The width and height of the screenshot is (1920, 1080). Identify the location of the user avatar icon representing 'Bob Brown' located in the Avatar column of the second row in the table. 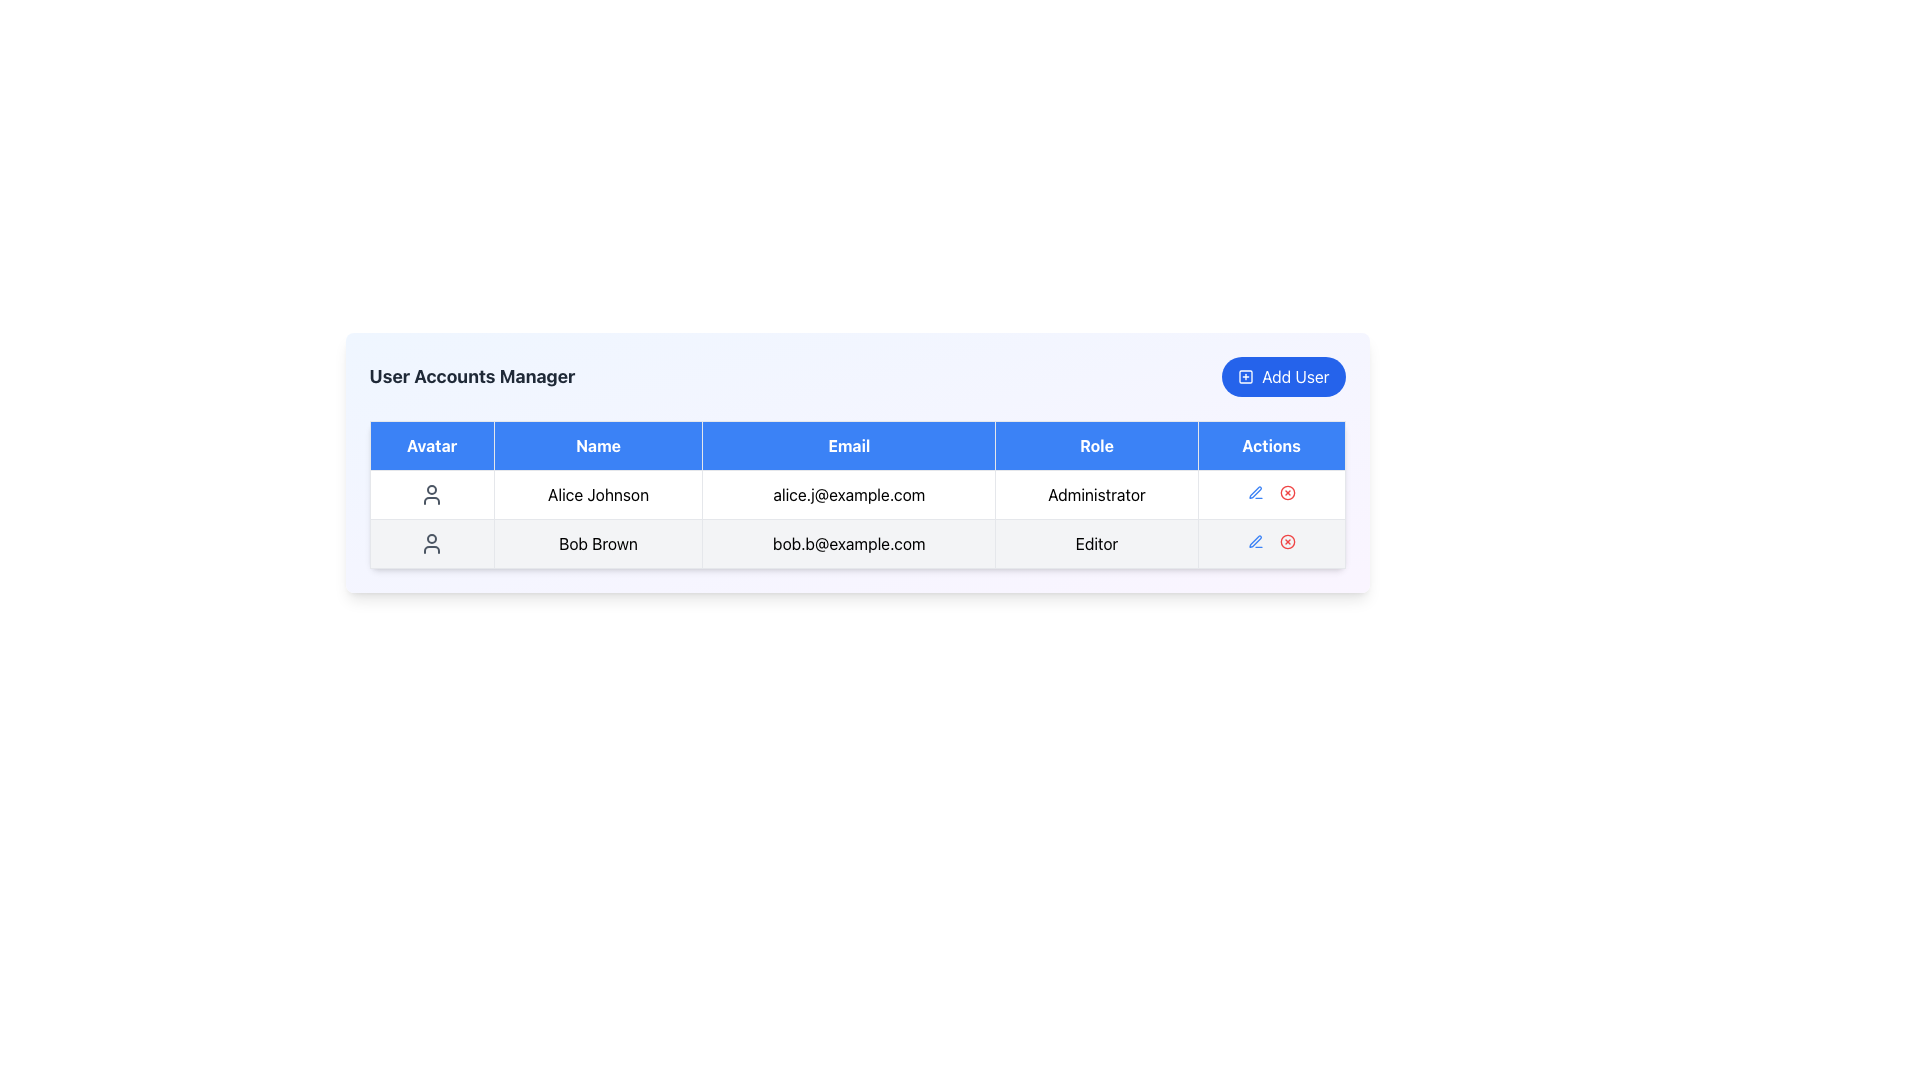
(431, 543).